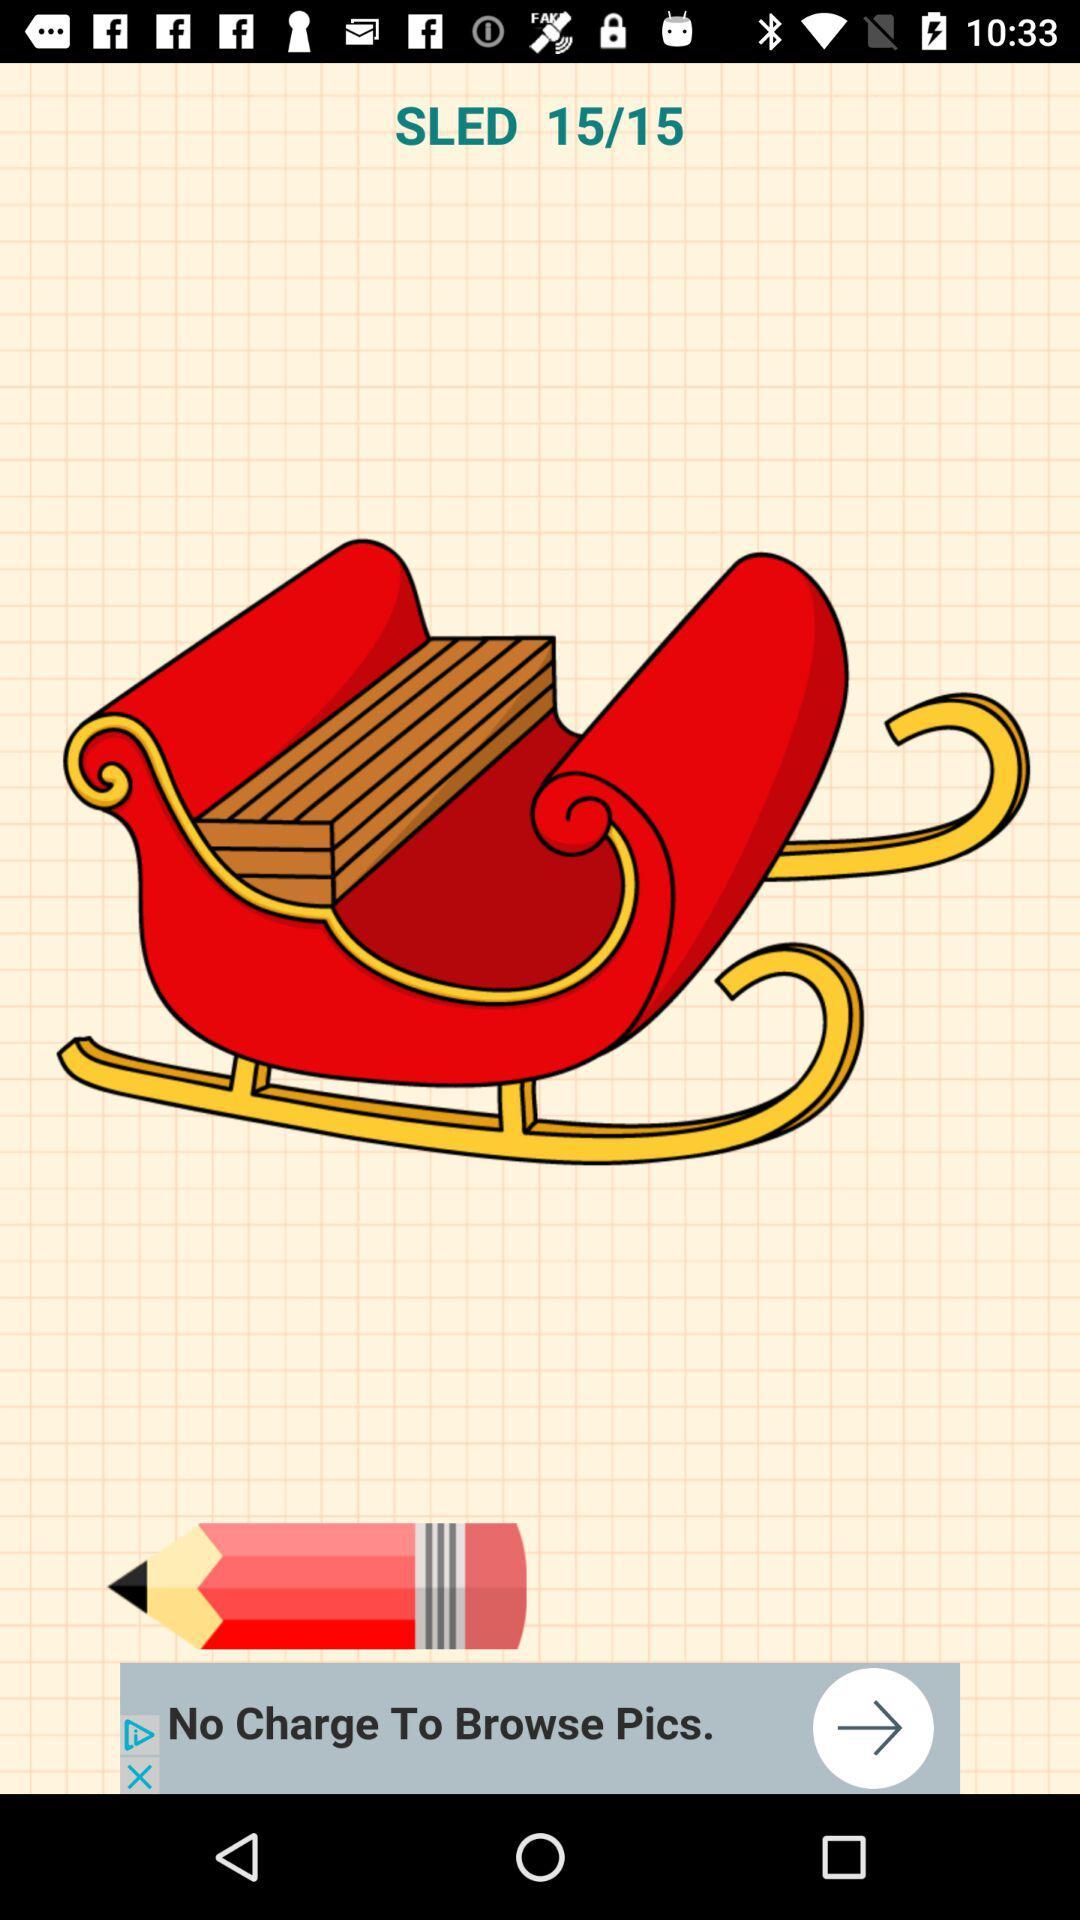 The width and height of the screenshot is (1080, 1920). Describe the element at coordinates (540, 1727) in the screenshot. I see `open advertisement` at that location.